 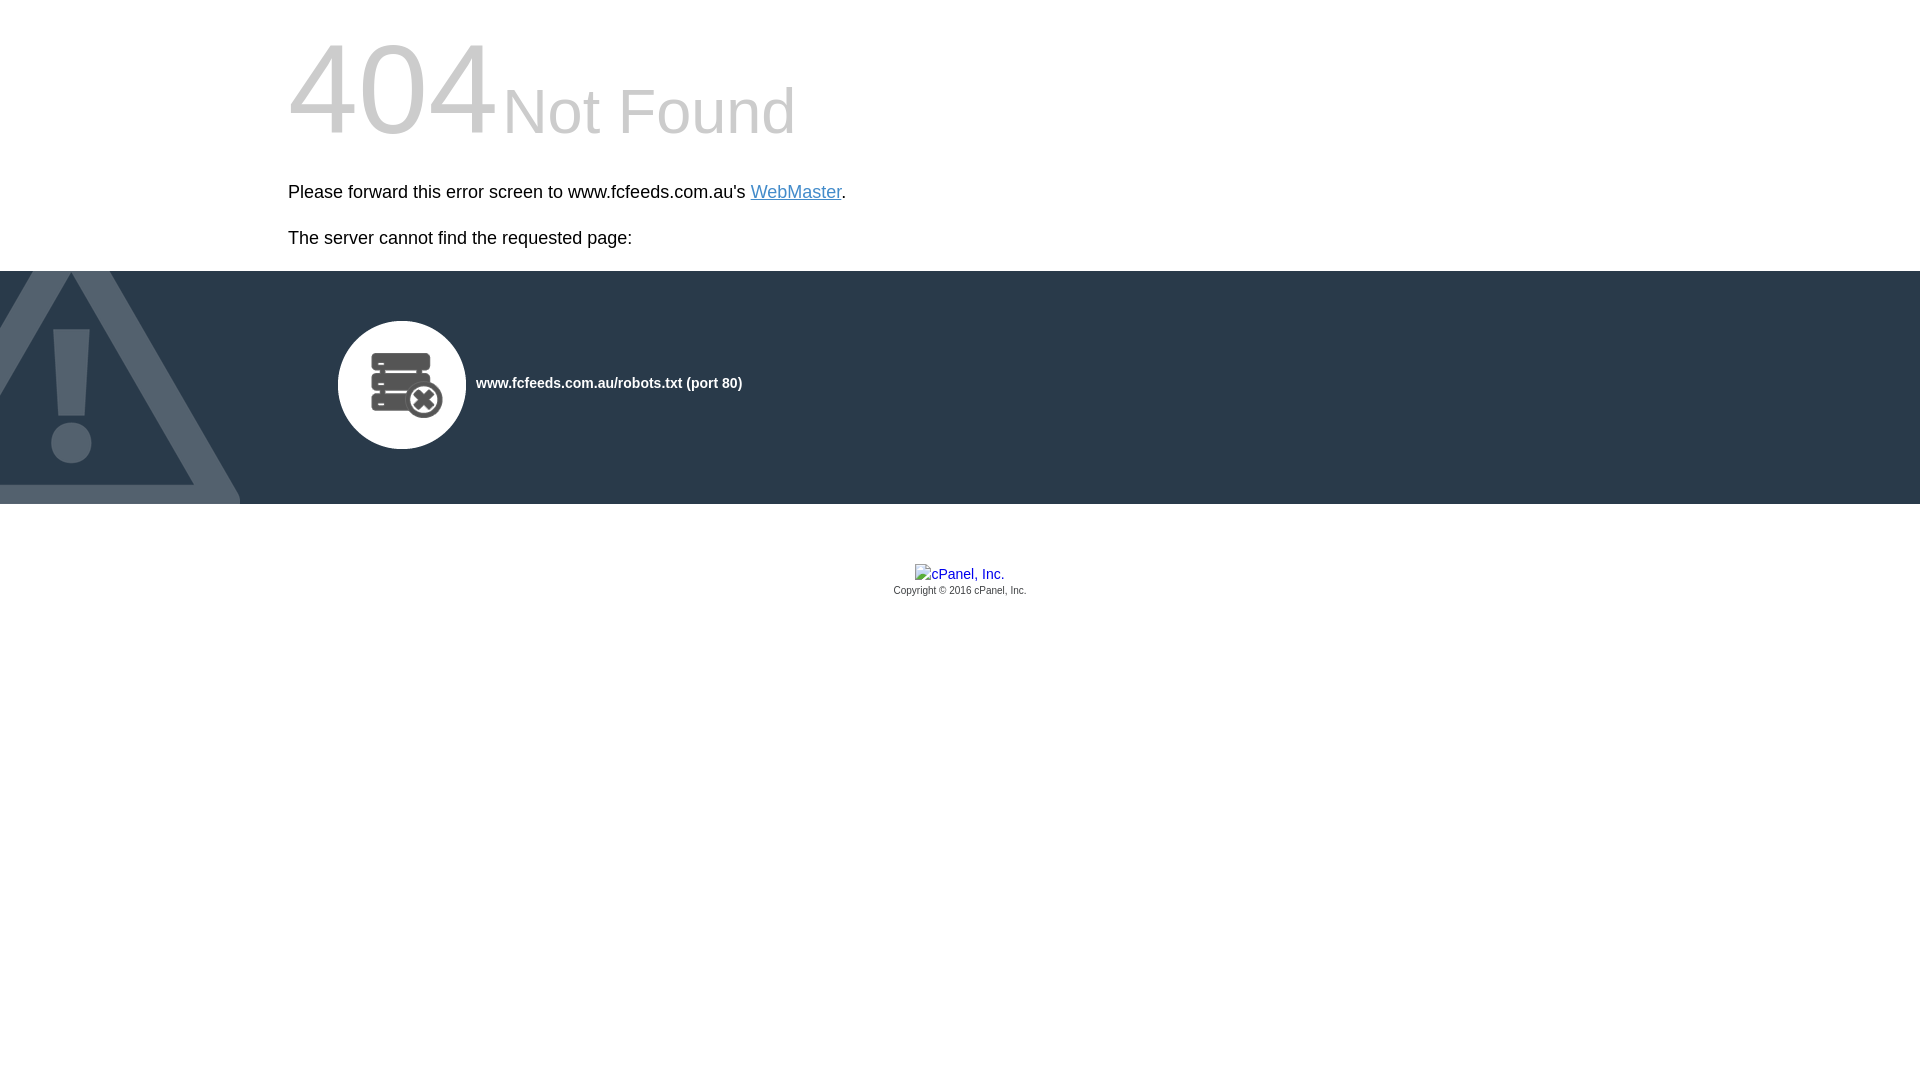 What do you see at coordinates (795, 192) in the screenshot?
I see `'WebMaster'` at bounding box center [795, 192].